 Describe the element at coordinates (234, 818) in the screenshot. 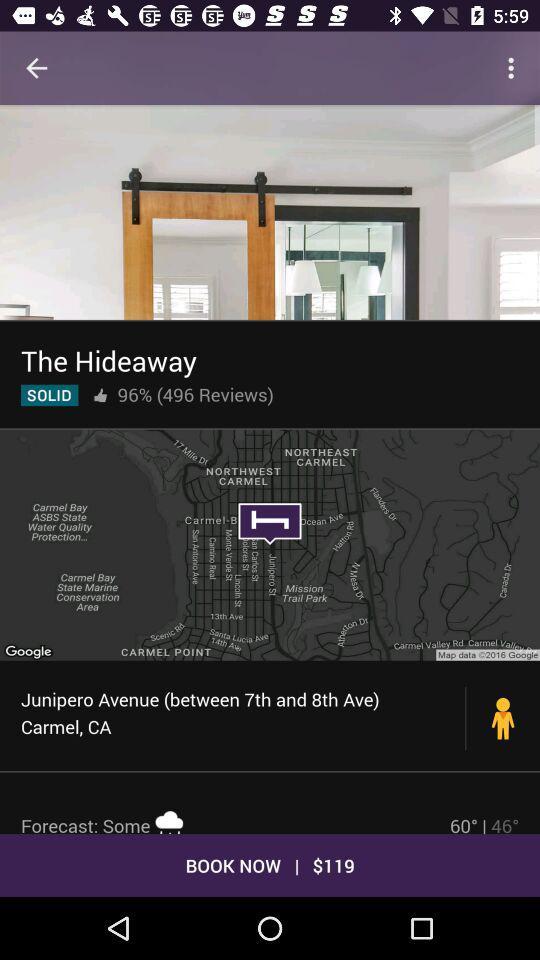

I see `item below the junipero avenue between icon` at that location.